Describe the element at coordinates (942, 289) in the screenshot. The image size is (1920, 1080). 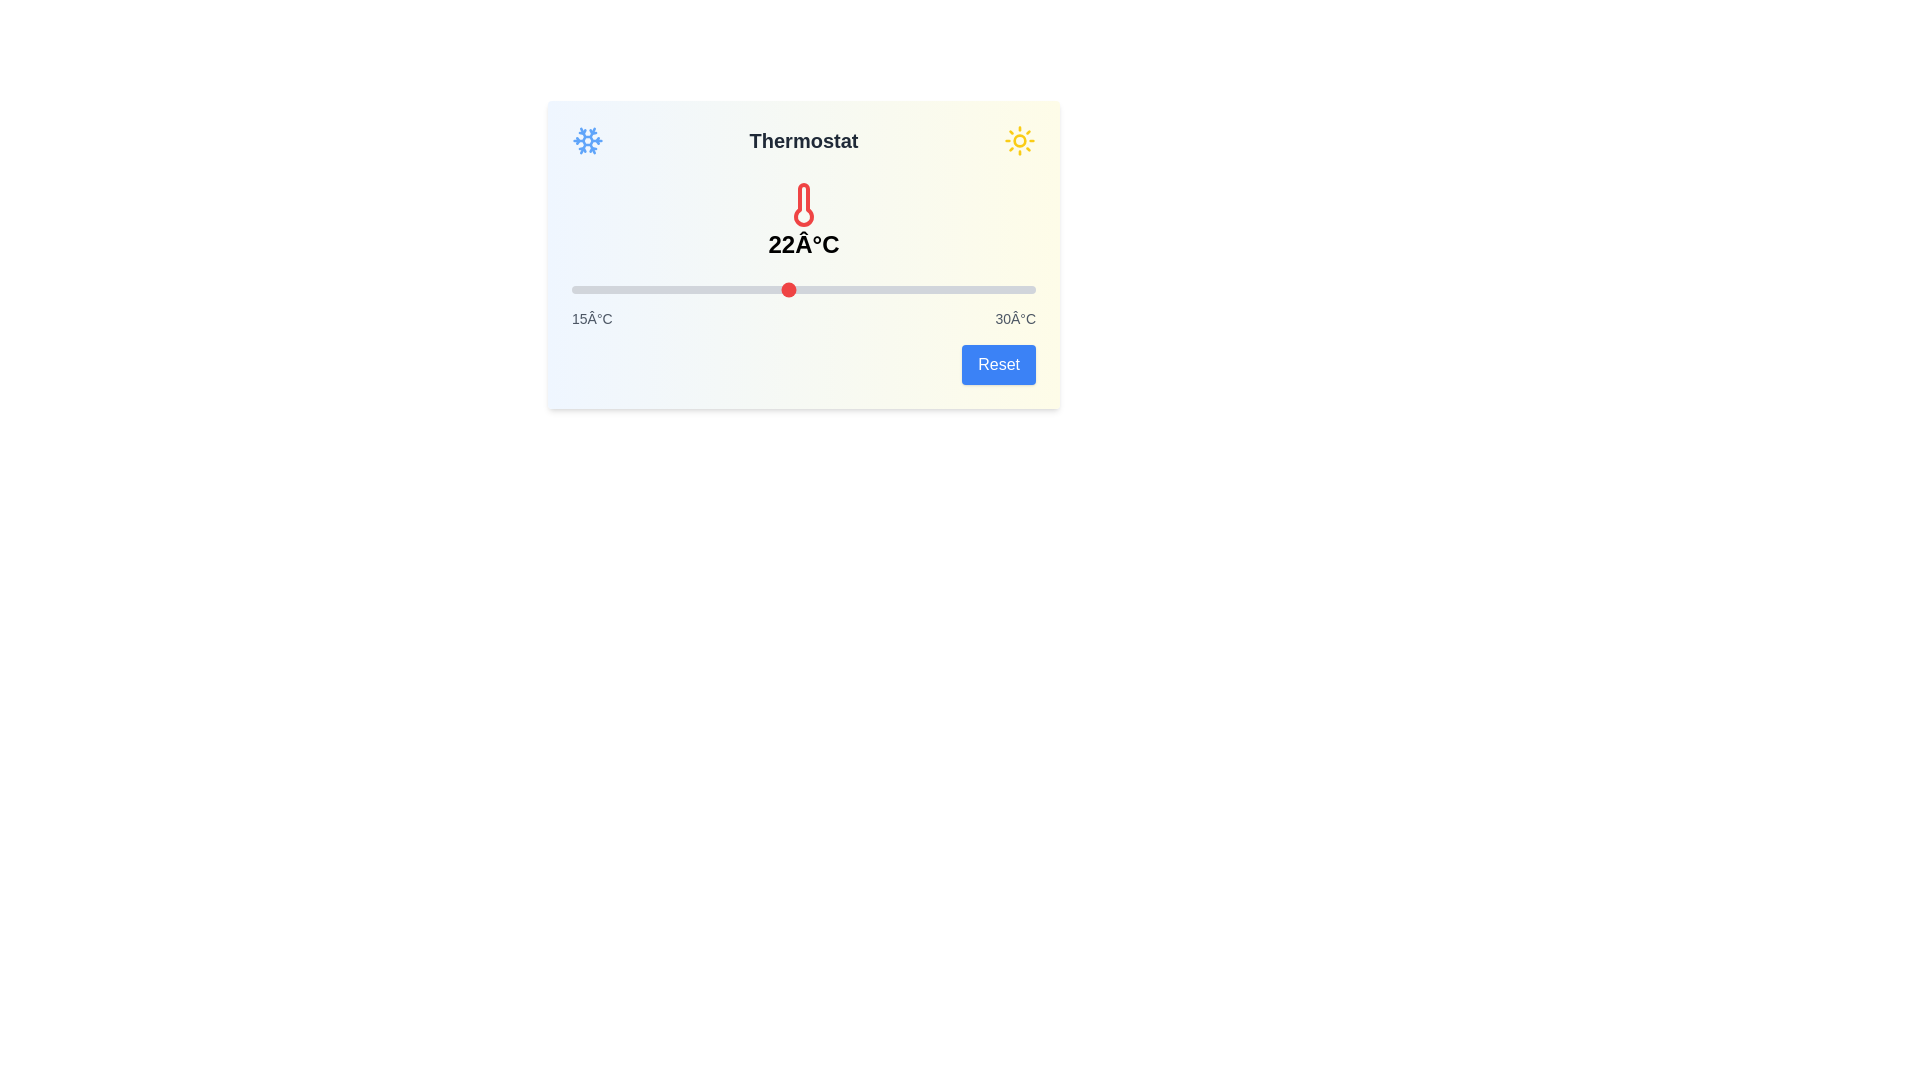
I see `the slider to set the temperature to 27 degrees` at that location.